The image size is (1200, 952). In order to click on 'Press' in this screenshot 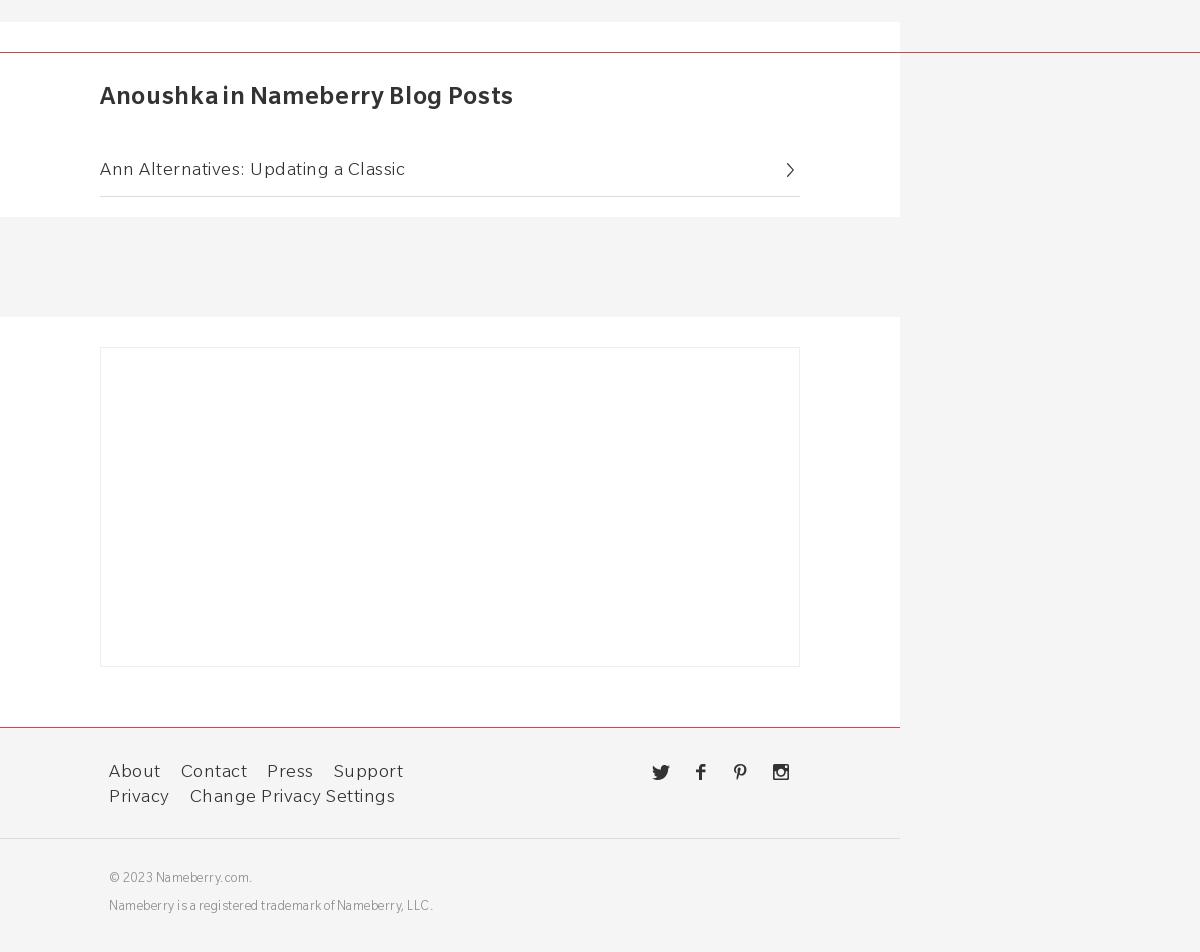, I will do `click(289, 769)`.